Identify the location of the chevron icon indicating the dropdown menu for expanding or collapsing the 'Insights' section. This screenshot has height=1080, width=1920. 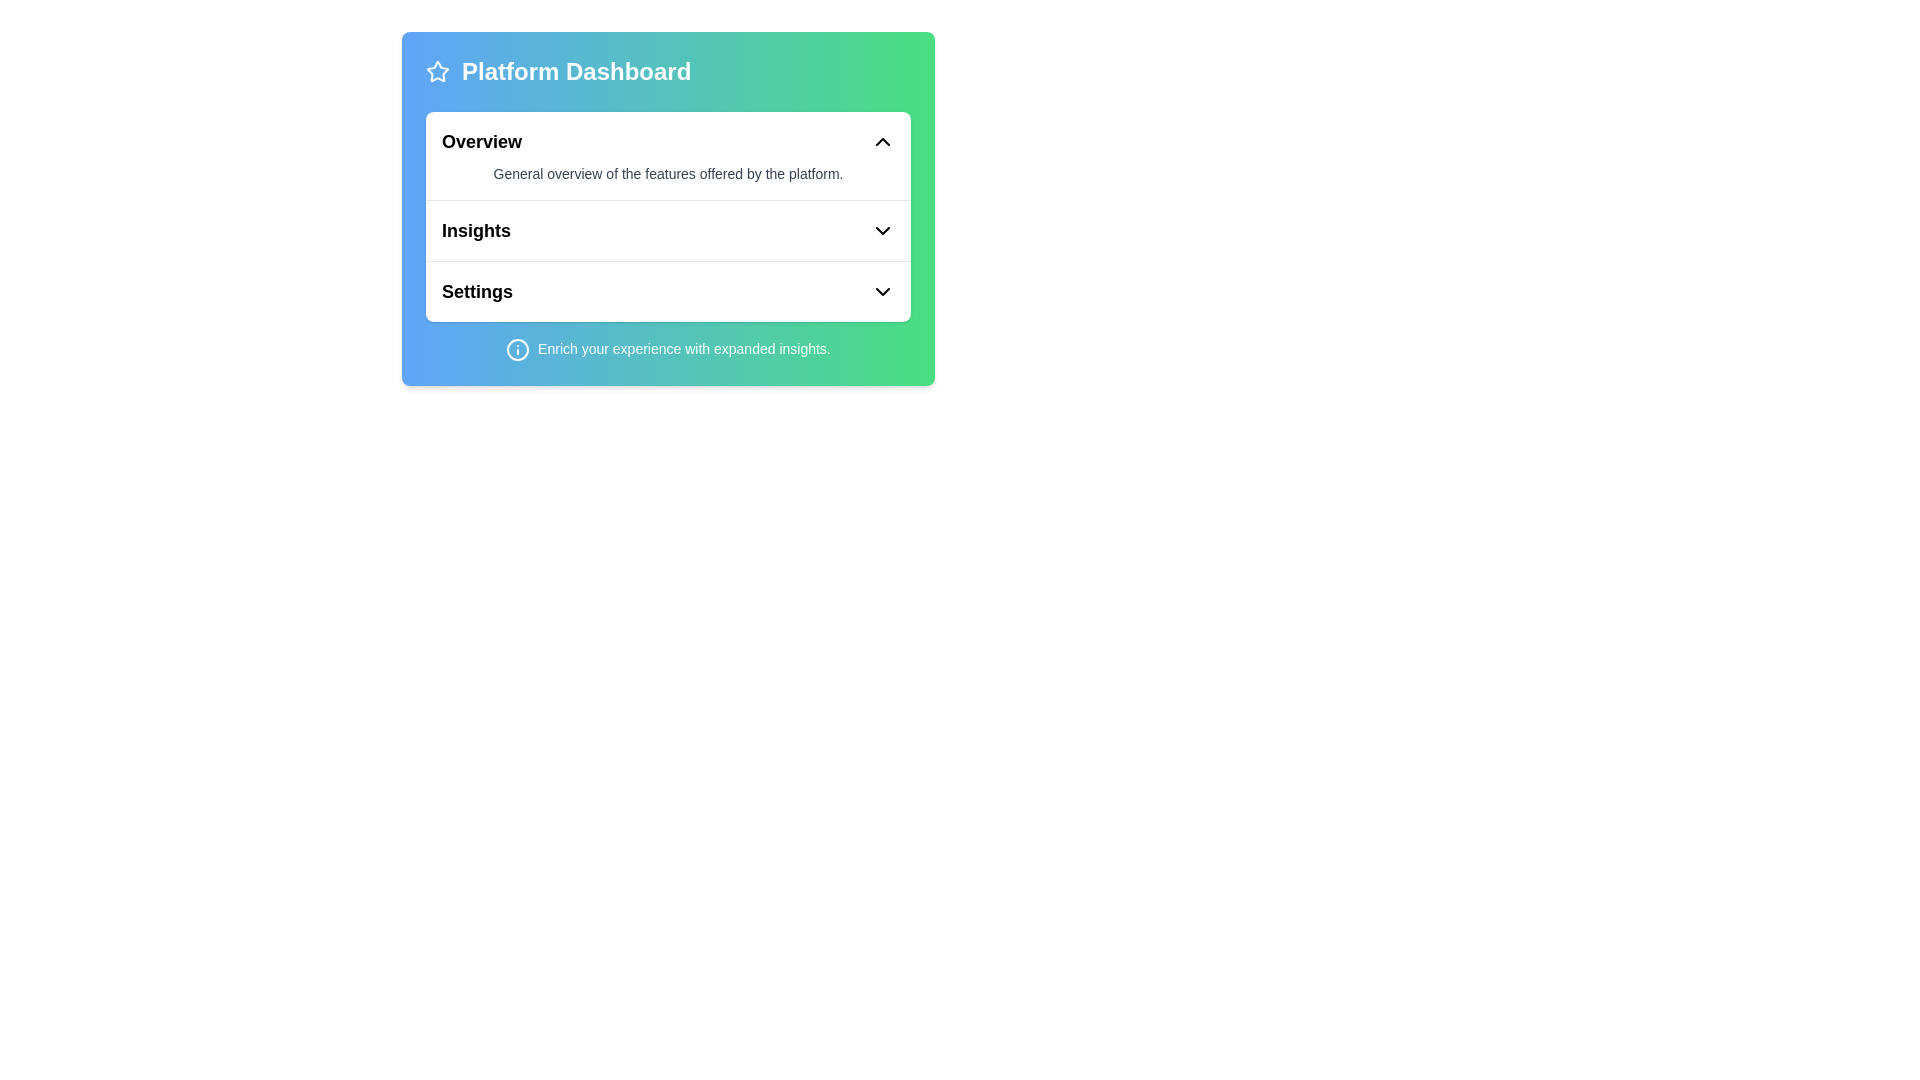
(882, 230).